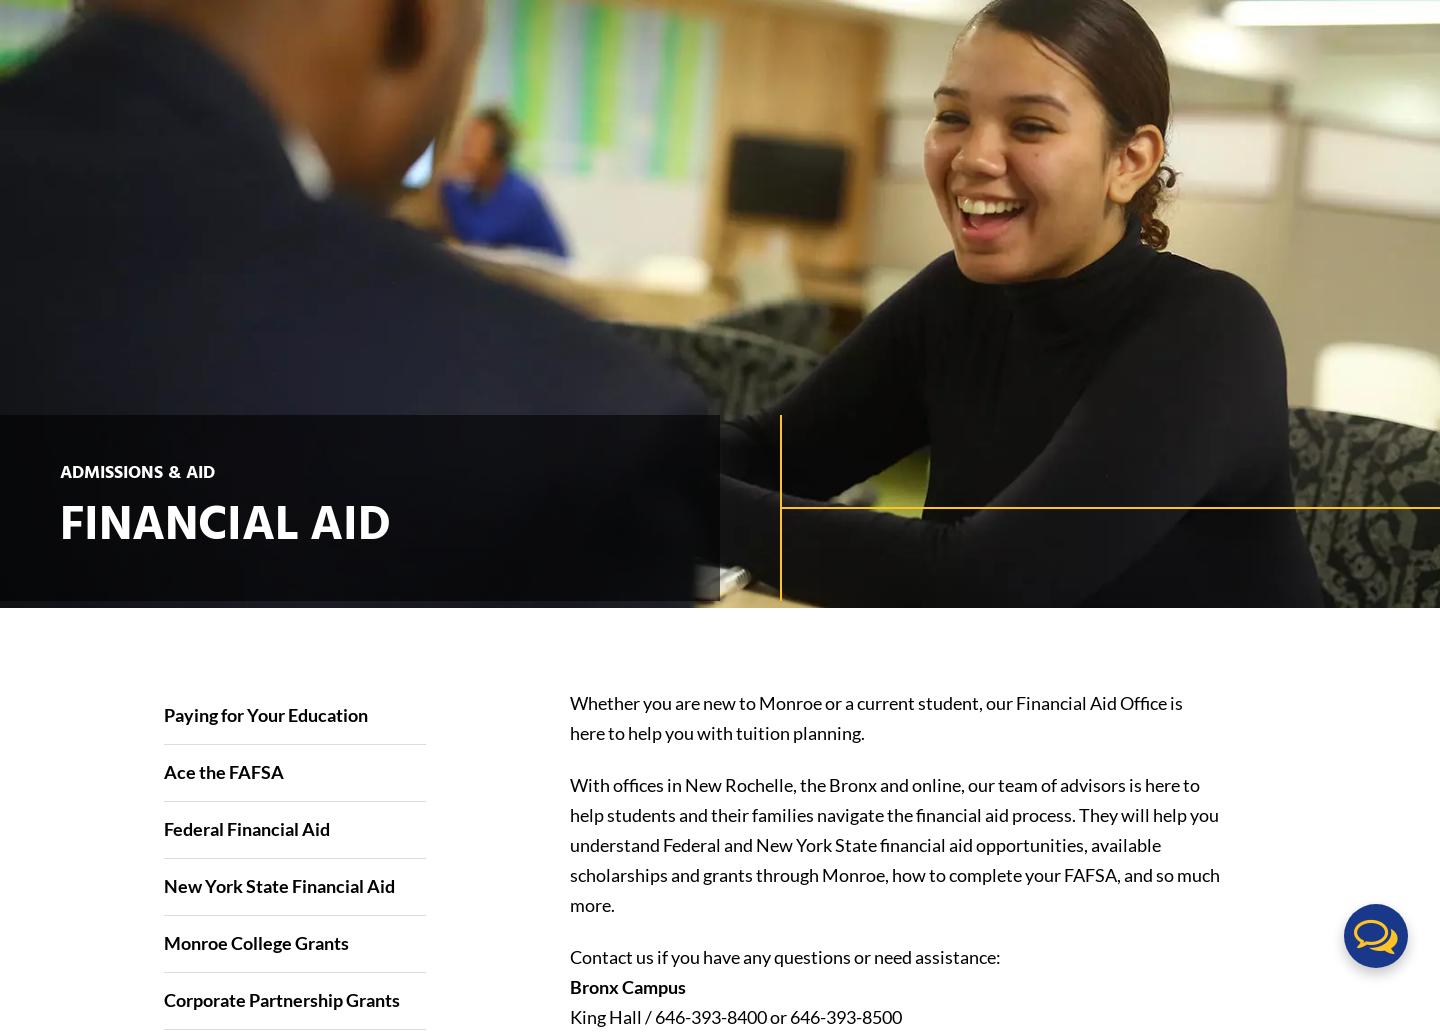  I want to click on 'Monroe College Grants', so click(254, 941).